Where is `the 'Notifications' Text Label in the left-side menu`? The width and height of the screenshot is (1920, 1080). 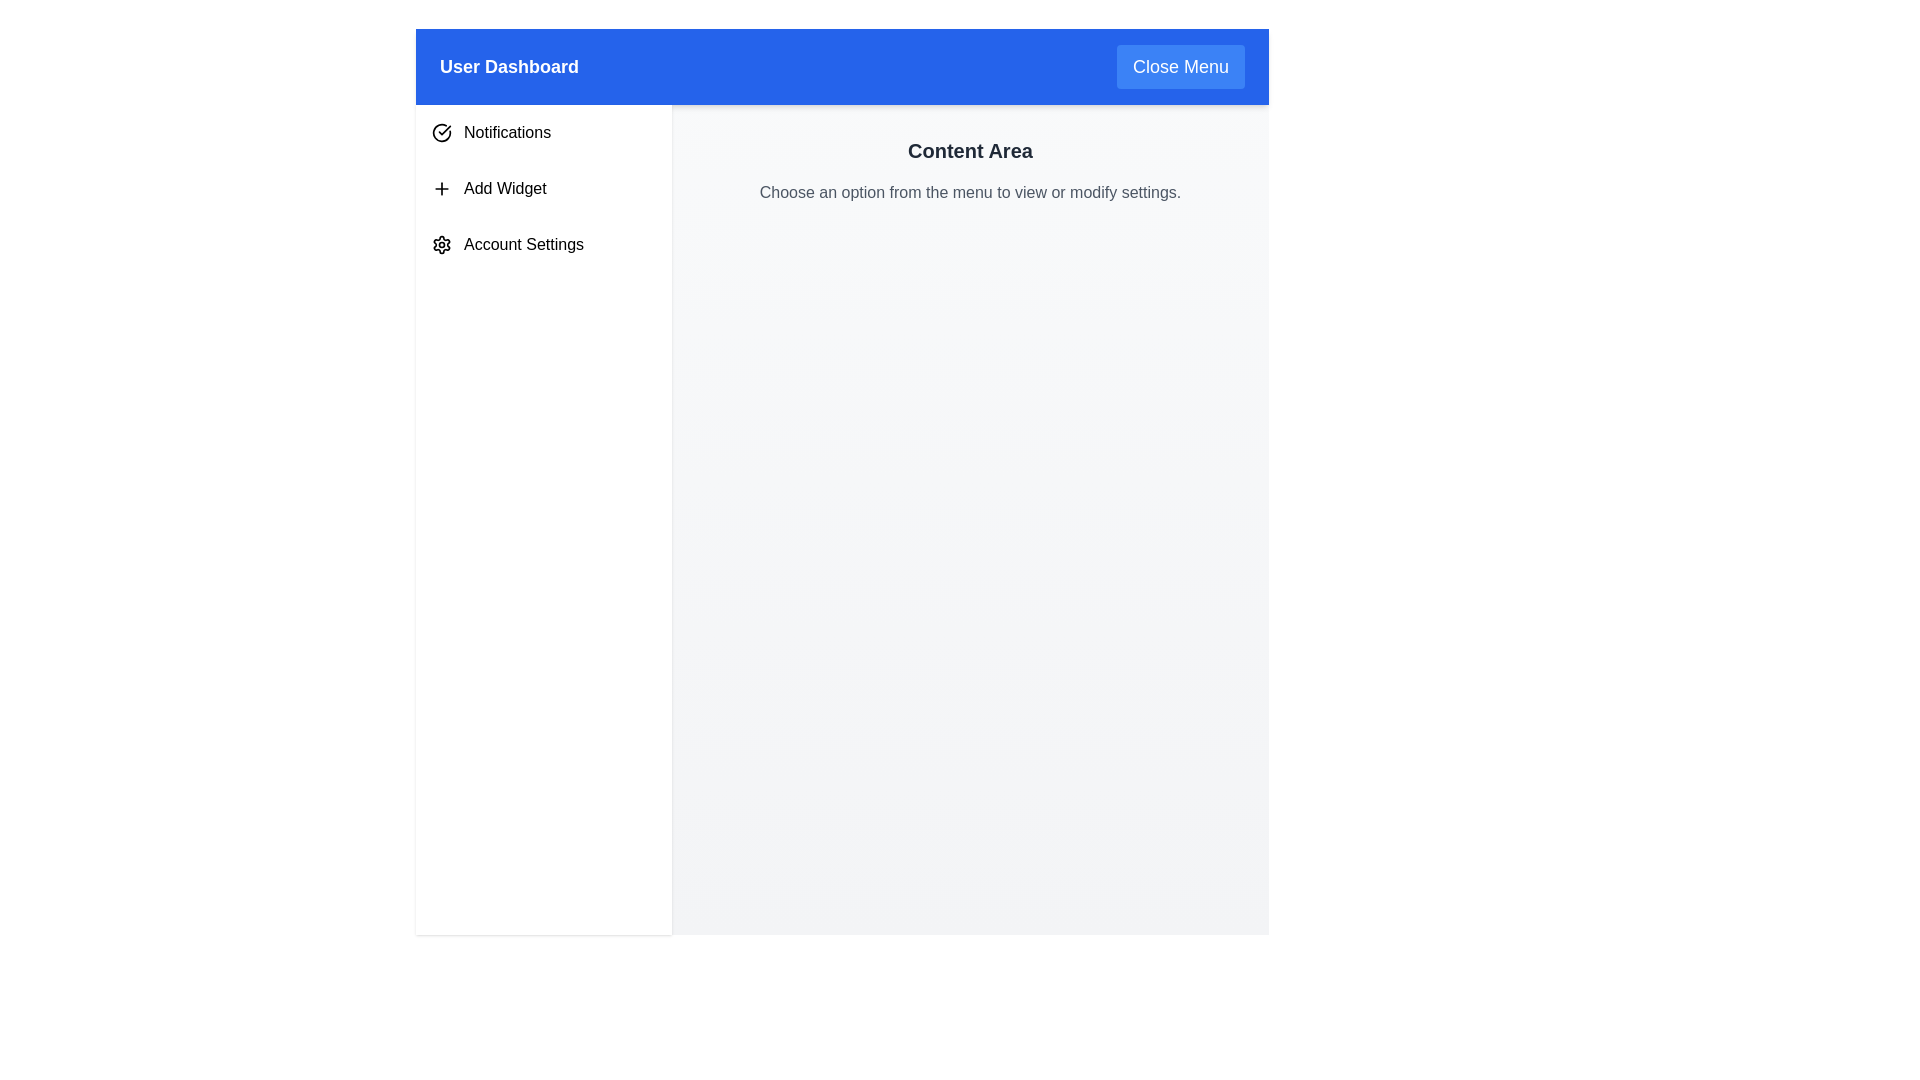 the 'Notifications' Text Label in the left-side menu is located at coordinates (507, 132).